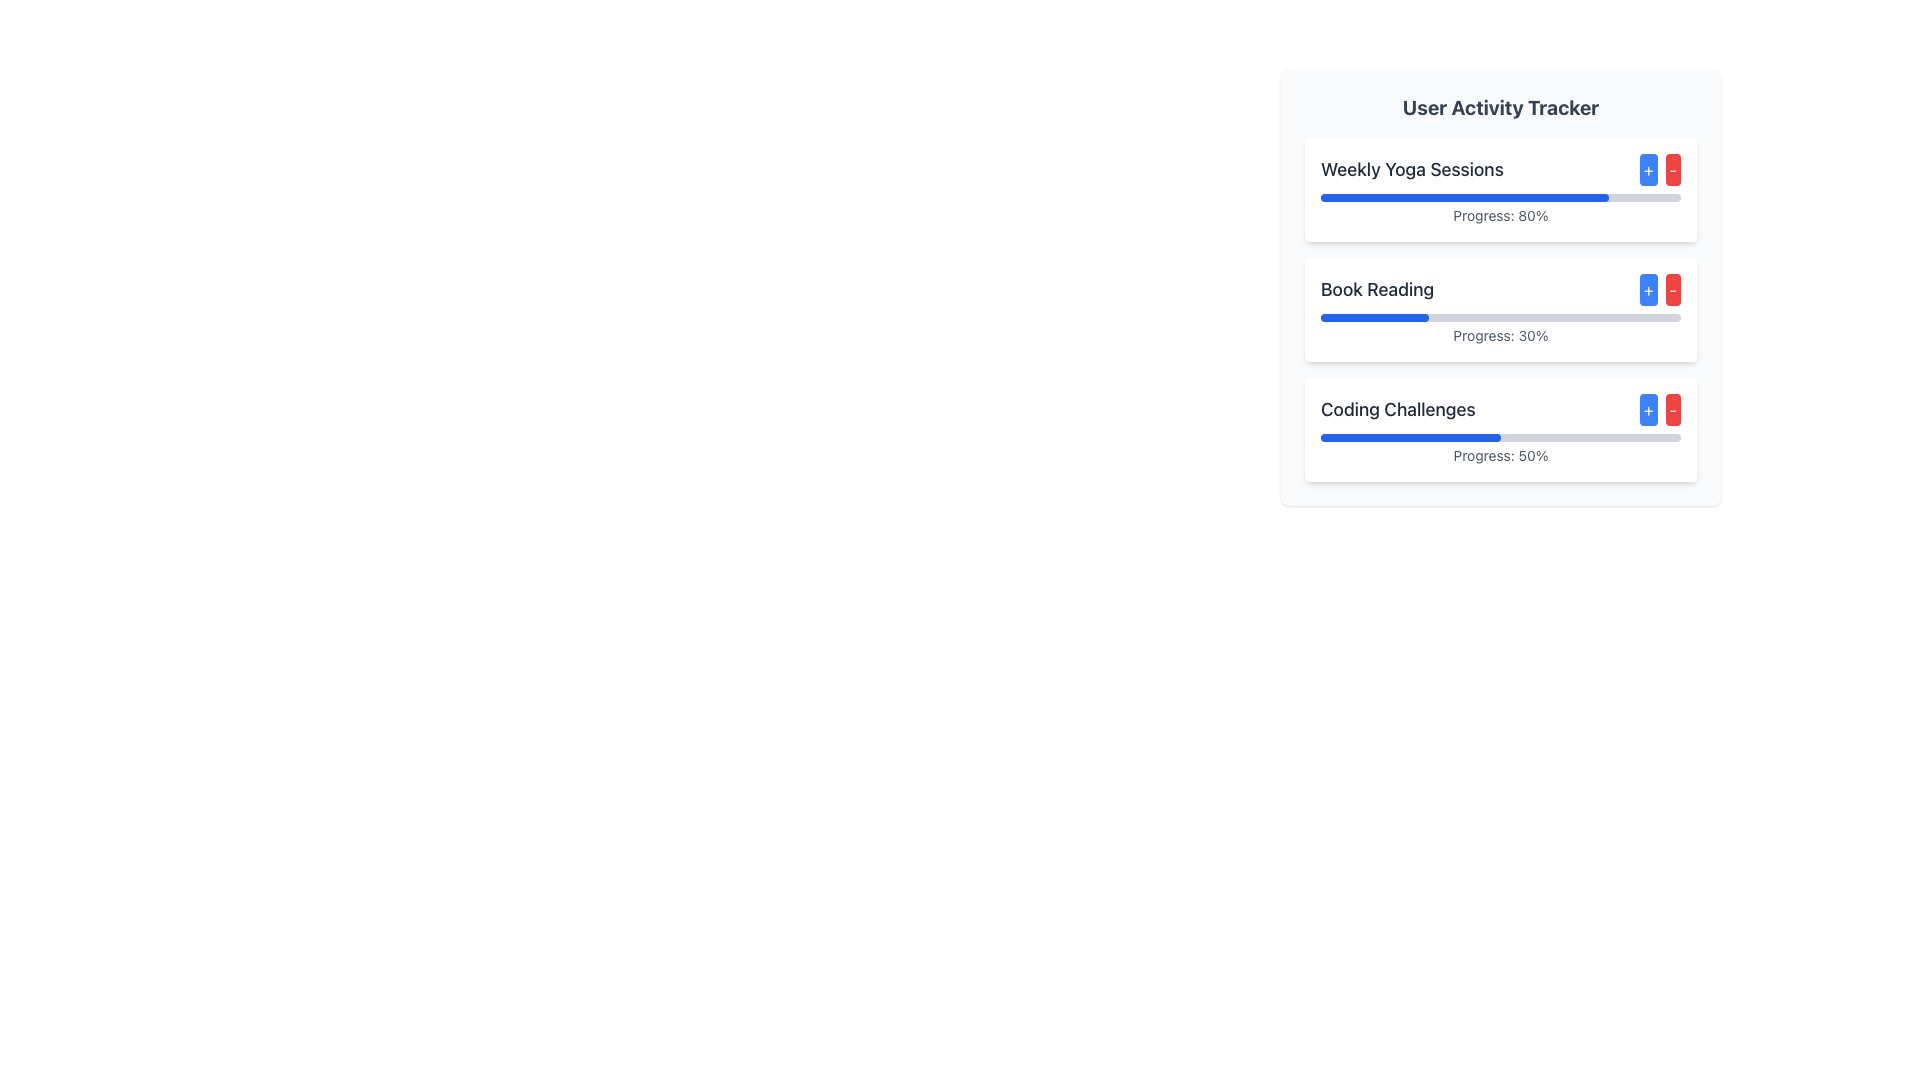  Describe the element at coordinates (1501, 216) in the screenshot. I see `text content of the progress label displaying 'Progress: 80%' located below the blue progress bar in the 'Weekly Yoga Sessions' section` at that location.